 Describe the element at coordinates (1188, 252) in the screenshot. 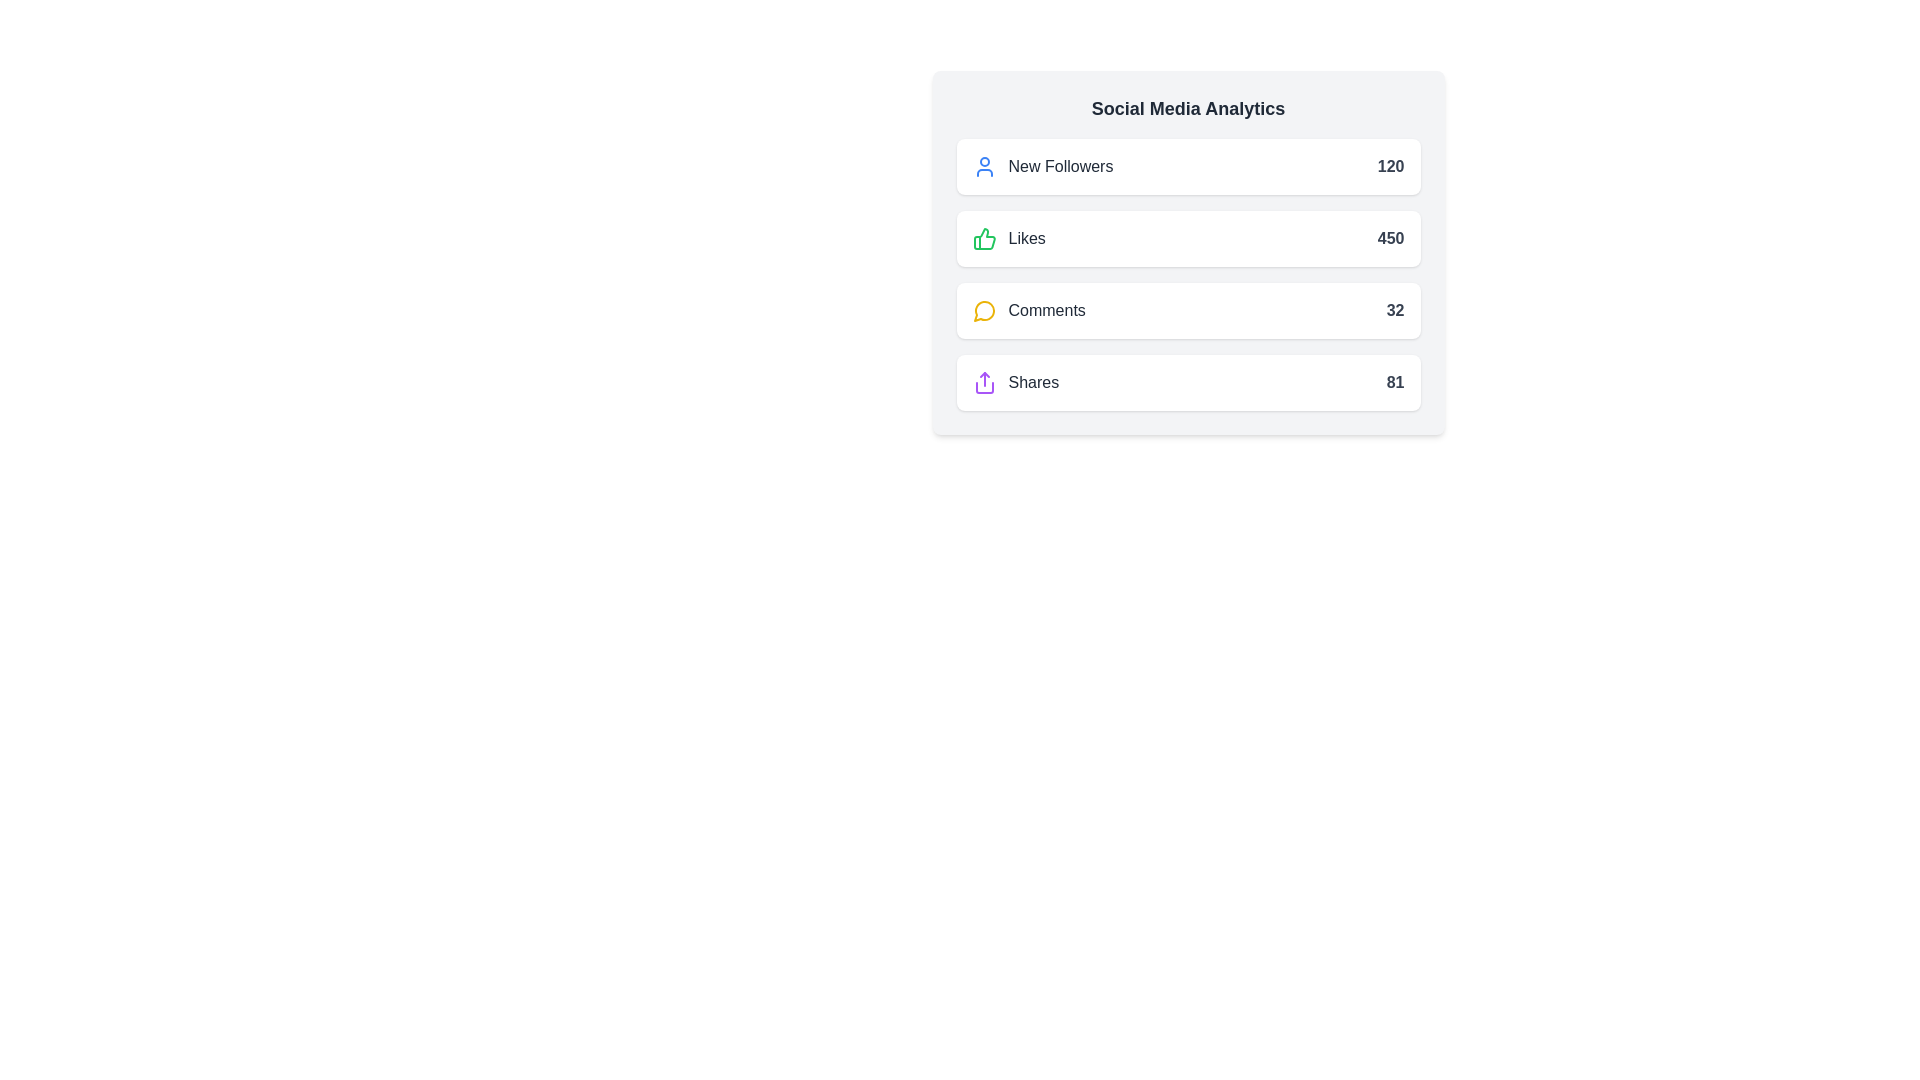

I see `displayed data from the second section of the 'Social Media Analytics' panel which indicates the number of likes` at that location.